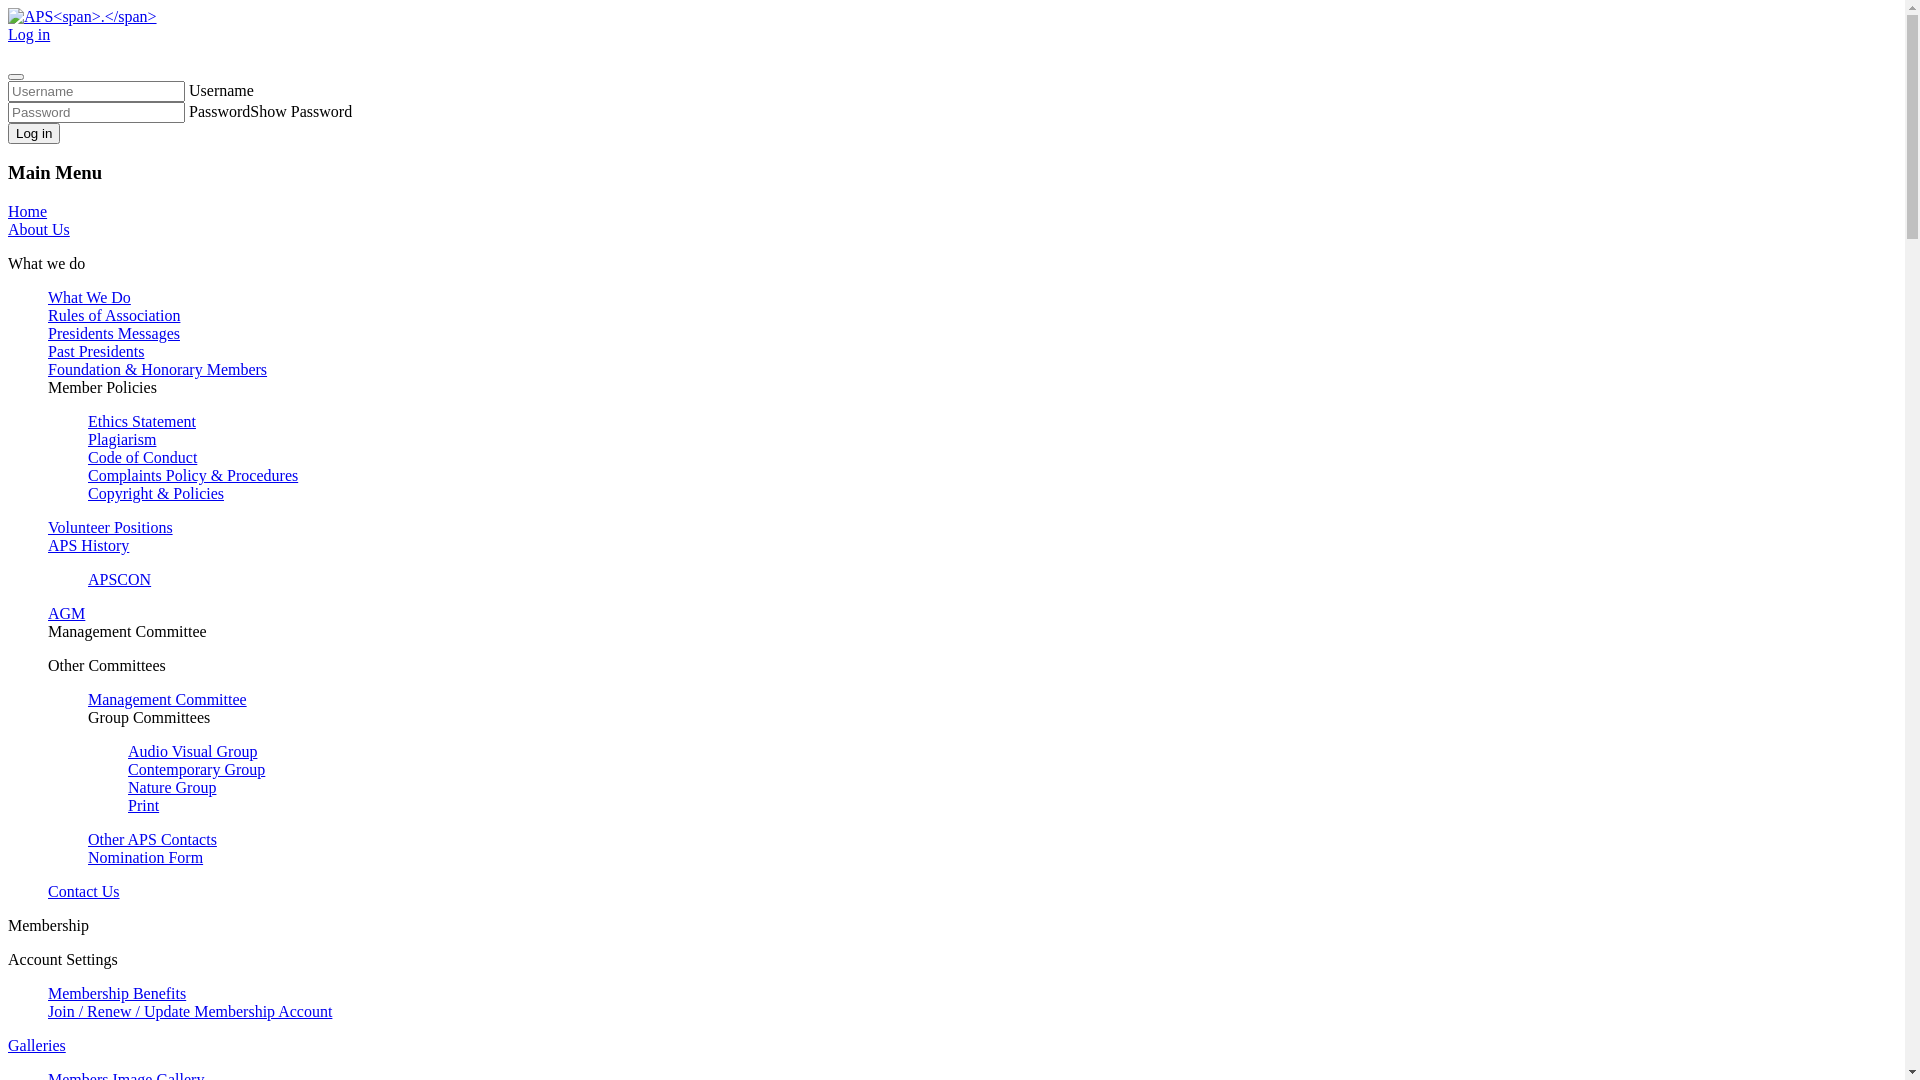  Describe the element at coordinates (141, 420) in the screenshot. I see `'Ethics Statement'` at that location.